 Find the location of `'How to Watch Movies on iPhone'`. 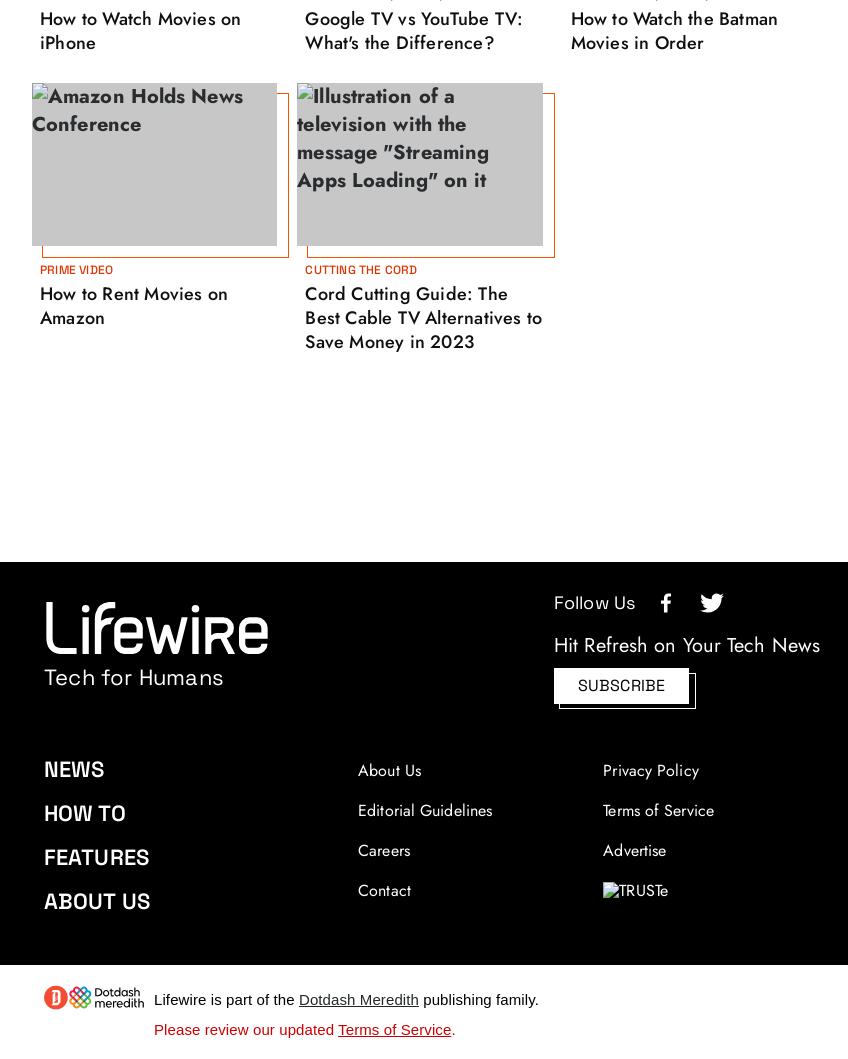

'How to Watch Movies on iPhone' is located at coordinates (139, 29).